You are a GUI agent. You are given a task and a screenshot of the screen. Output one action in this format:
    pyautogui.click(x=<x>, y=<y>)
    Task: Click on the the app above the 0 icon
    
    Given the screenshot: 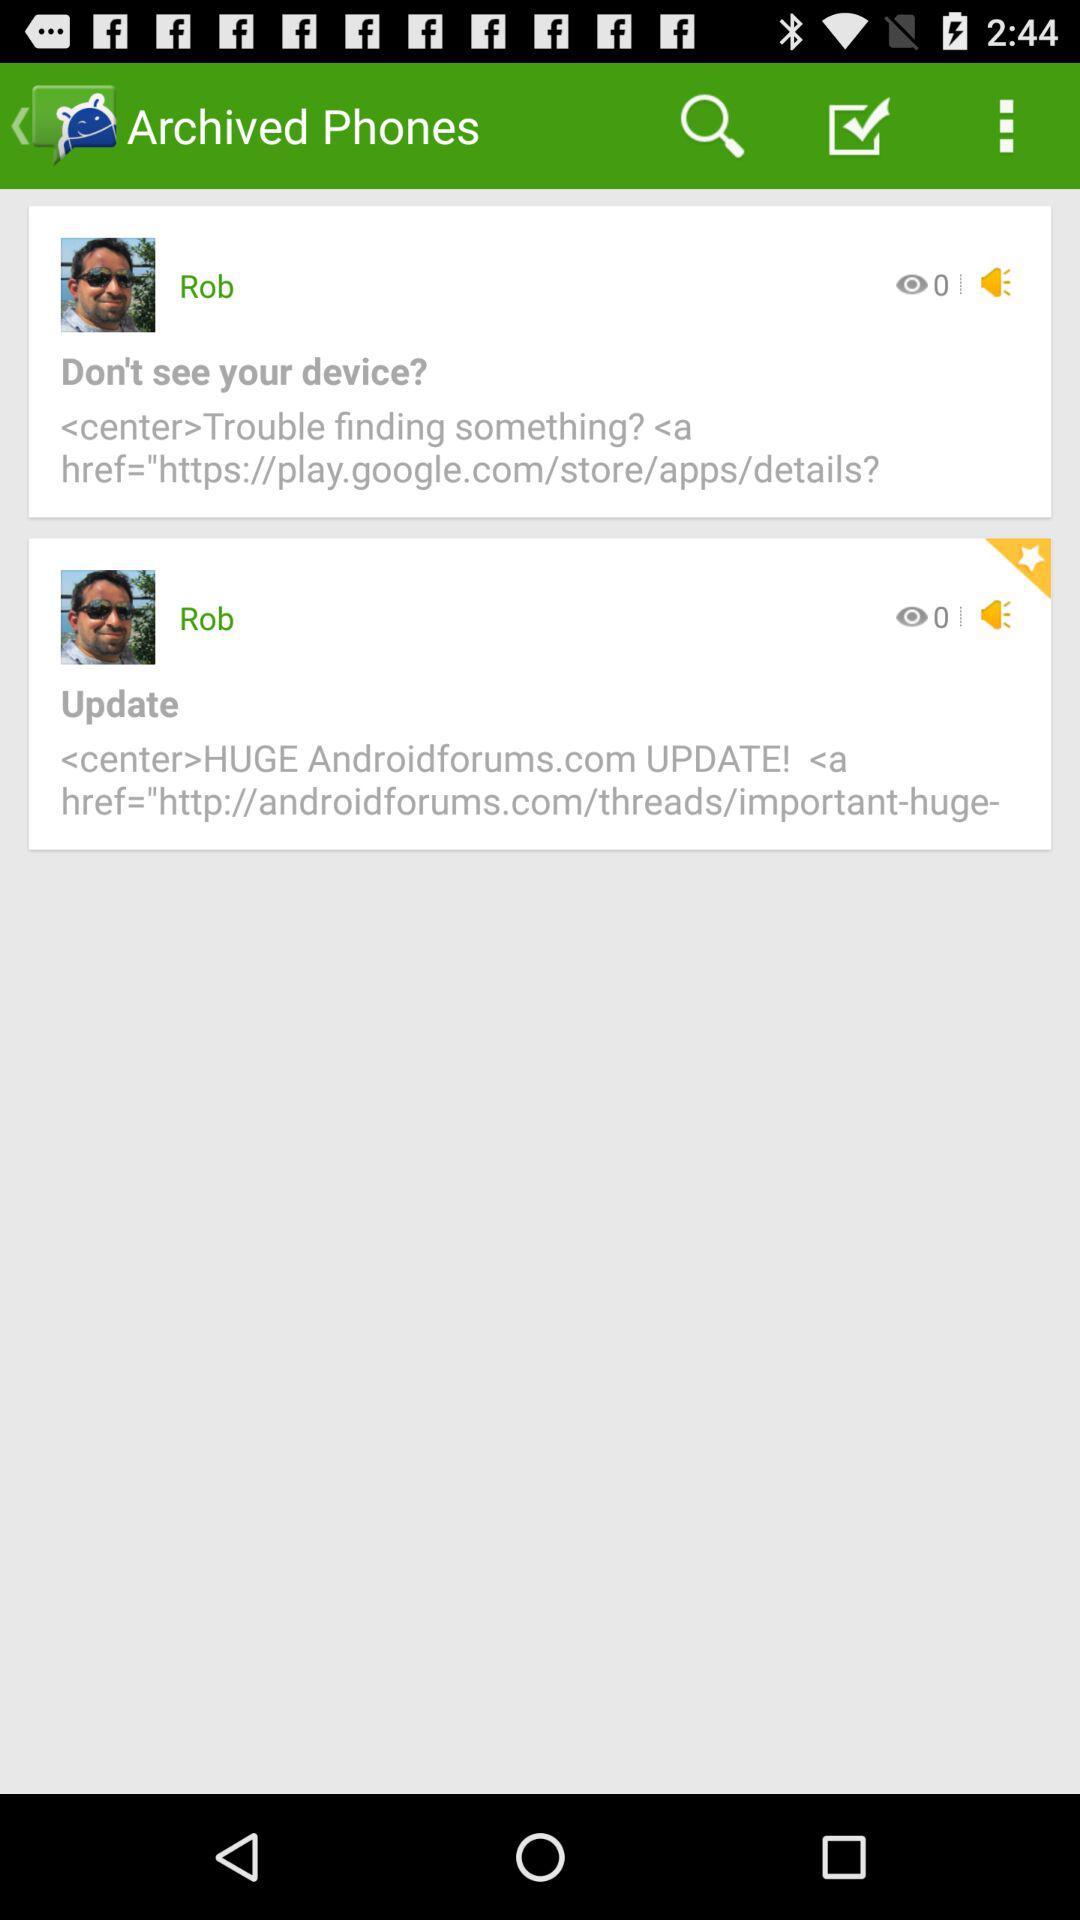 What is the action you would take?
    pyautogui.click(x=858, y=124)
    